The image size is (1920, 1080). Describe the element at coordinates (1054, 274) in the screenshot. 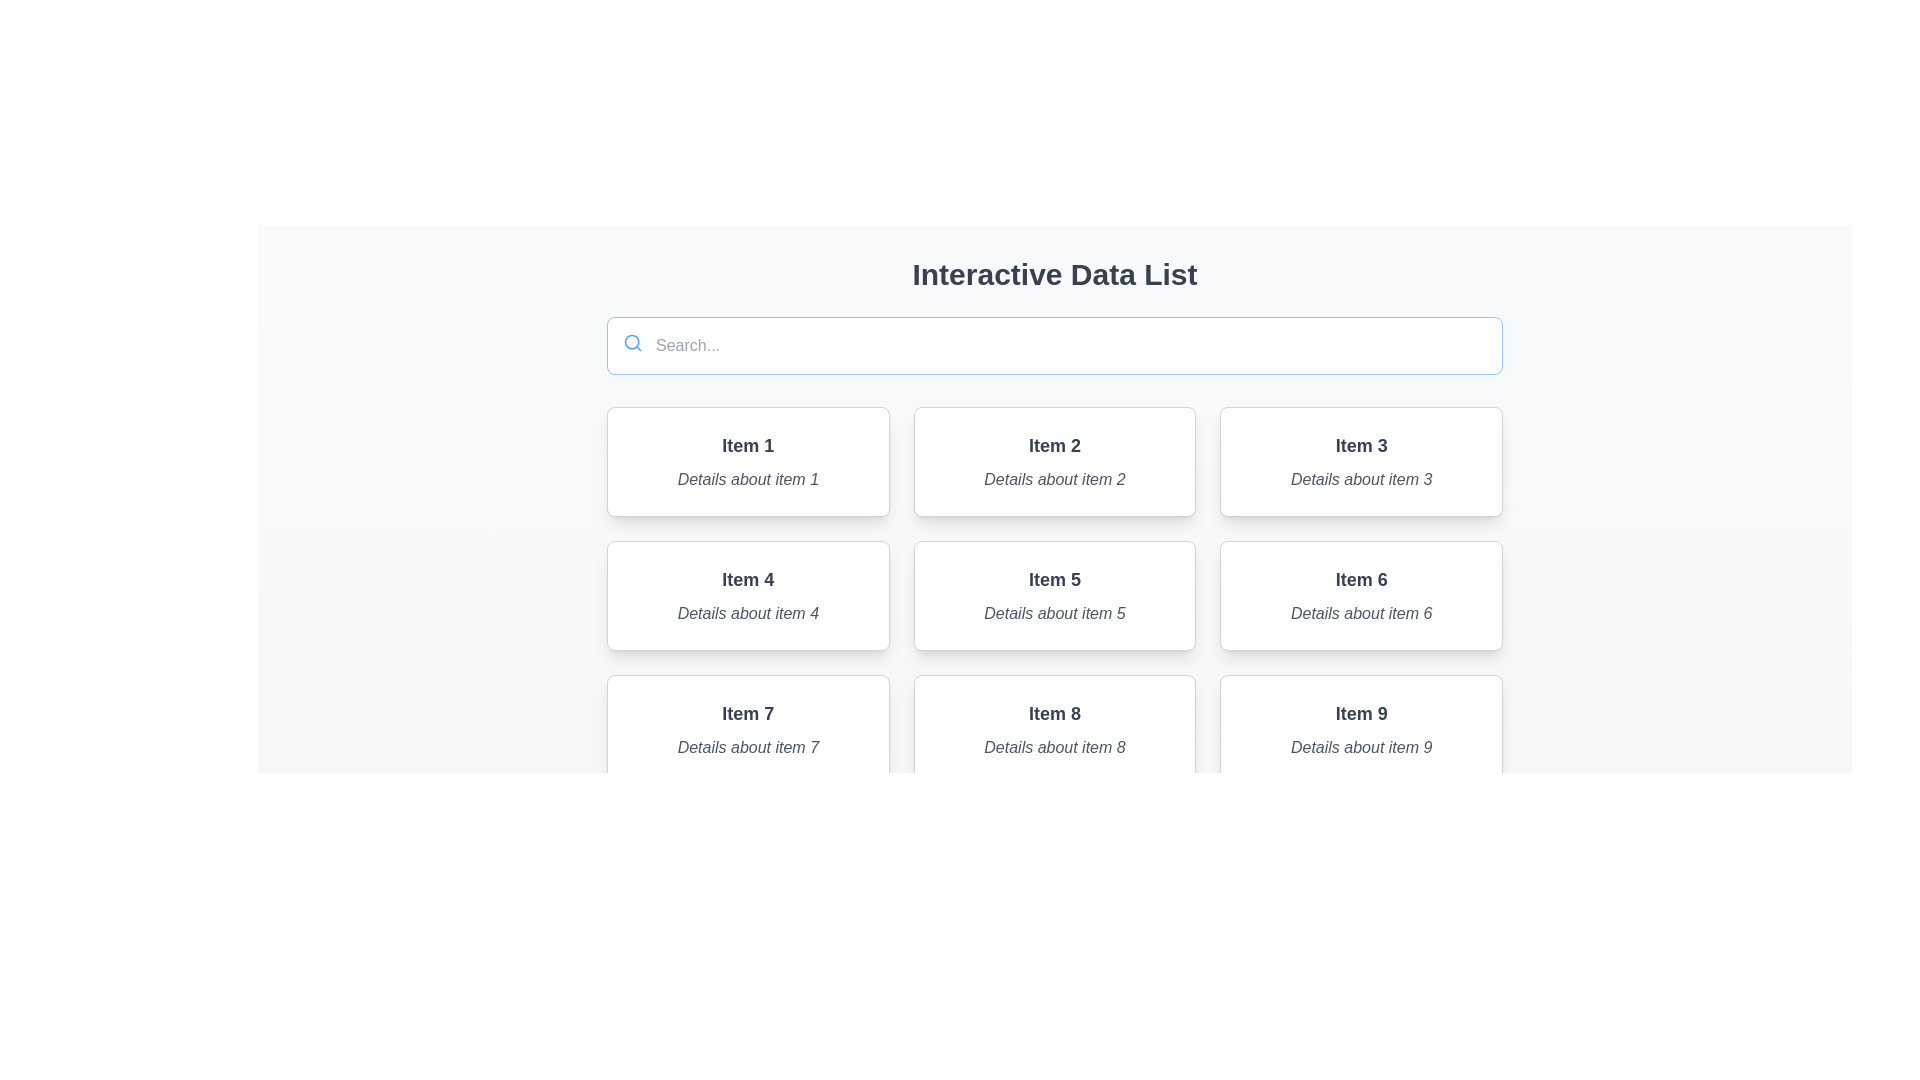

I see `the textual header element styled as H1 or H2, which indicates the title of the current view, located at the top section of the layout above the search bar` at that location.